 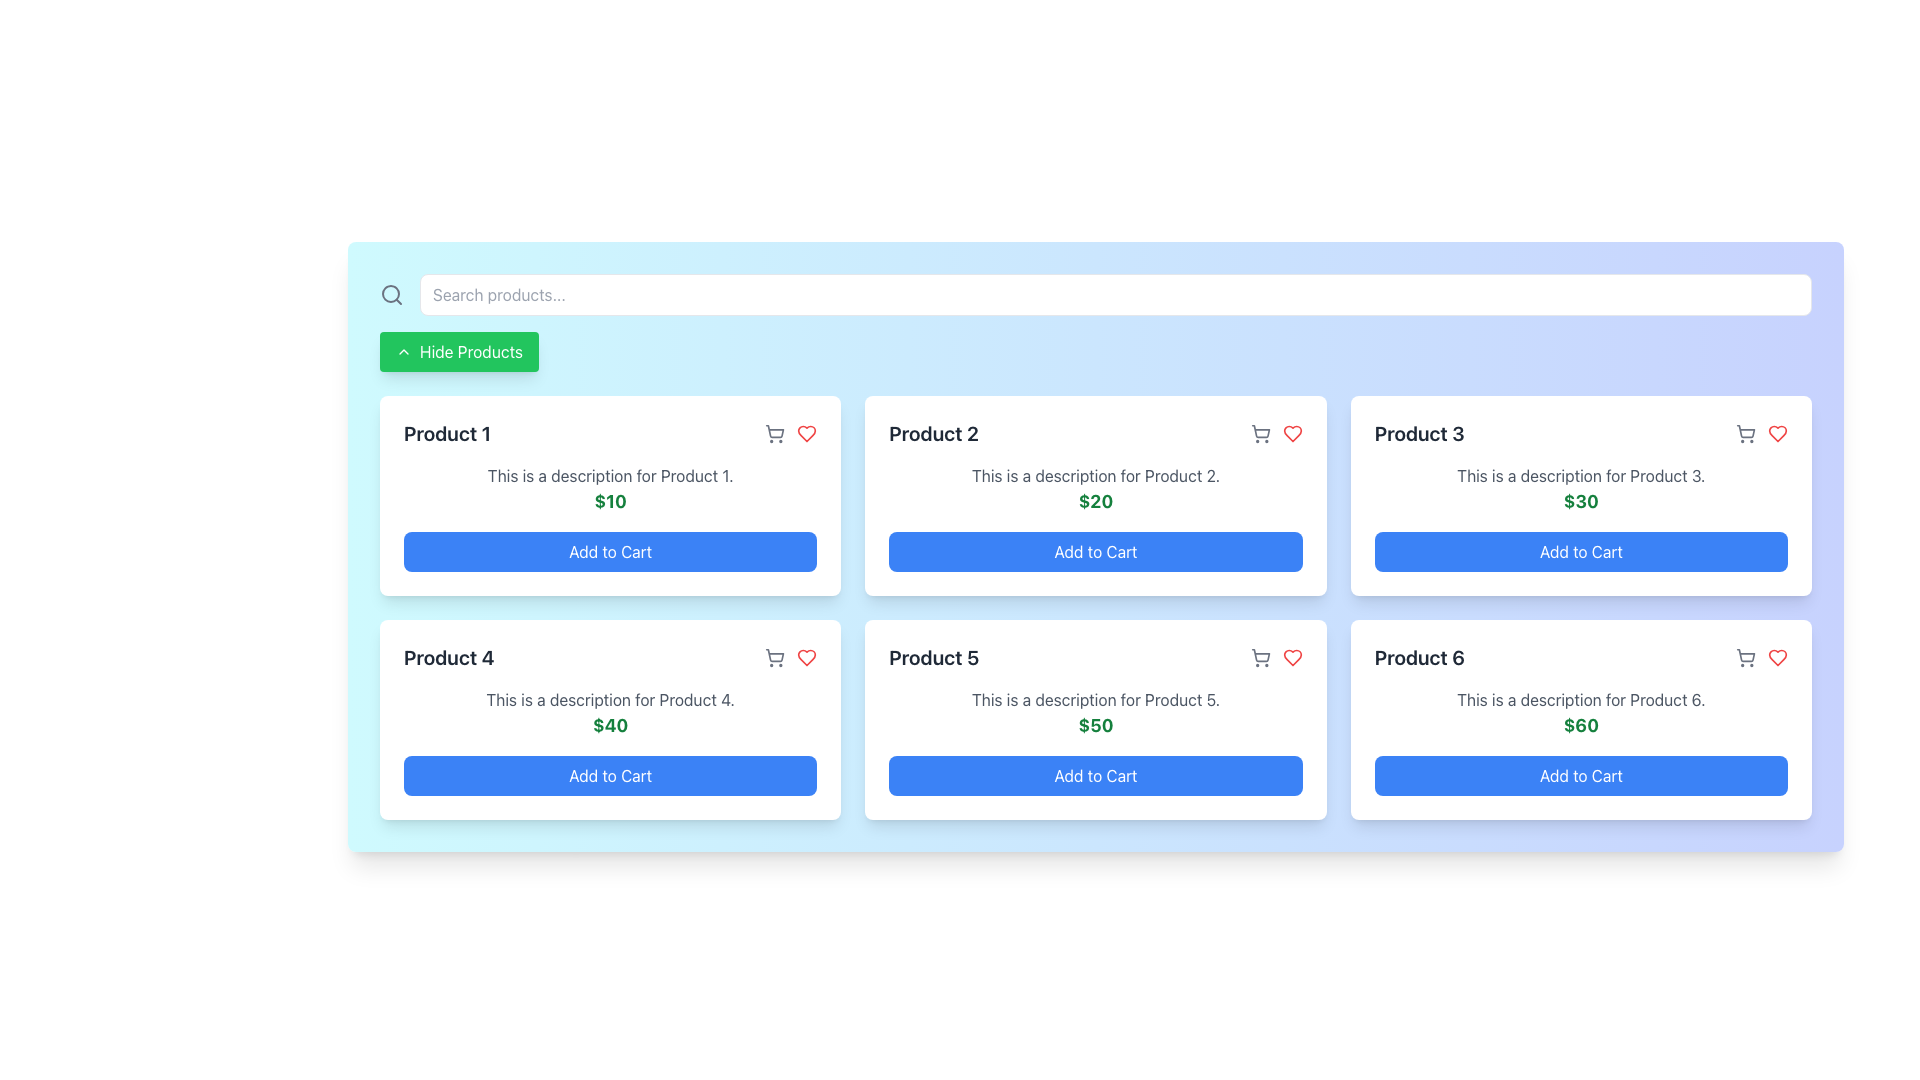 What do you see at coordinates (1094, 774) in the screenshot?
I see `the blue 'Add to Cart' button with rounded corners located at the bottom of the Product 5 card` at bounding box center [1094, 774].